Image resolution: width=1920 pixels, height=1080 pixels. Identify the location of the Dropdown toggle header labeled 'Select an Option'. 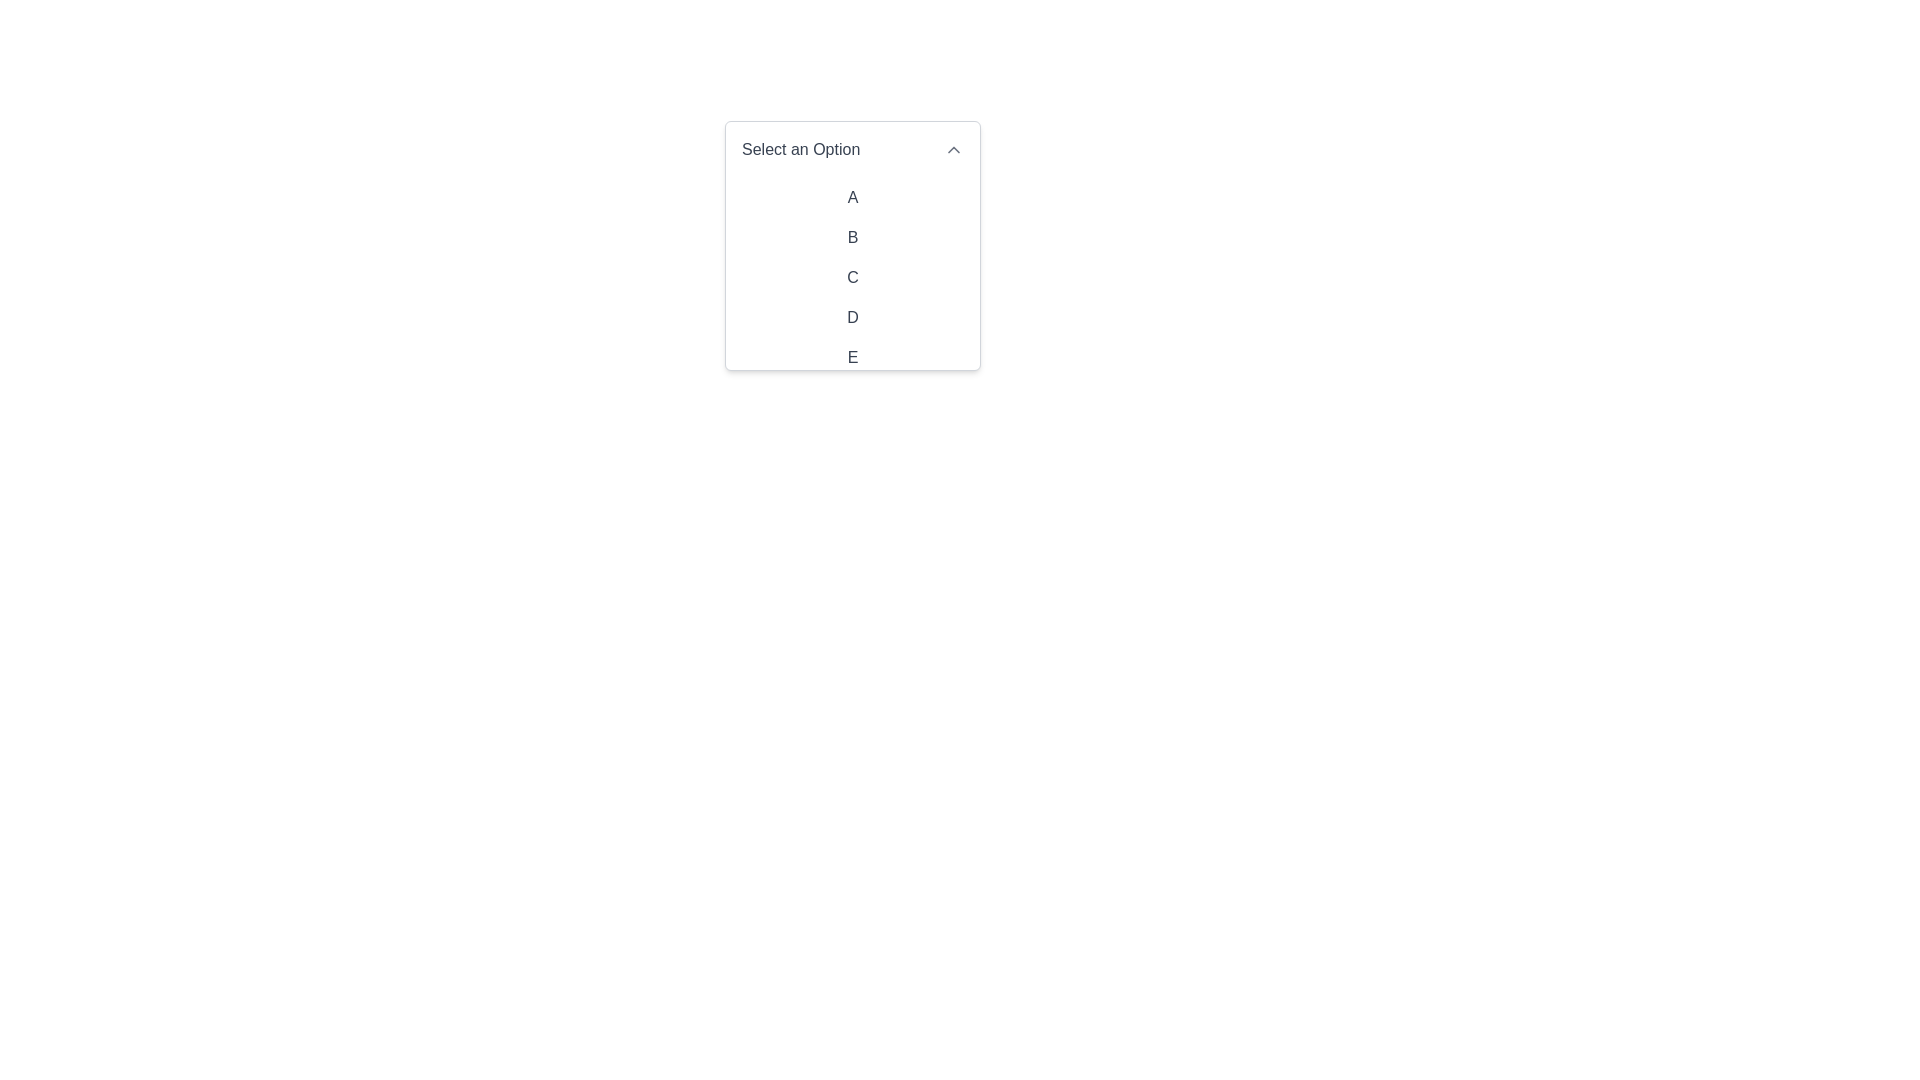
(853, 149).